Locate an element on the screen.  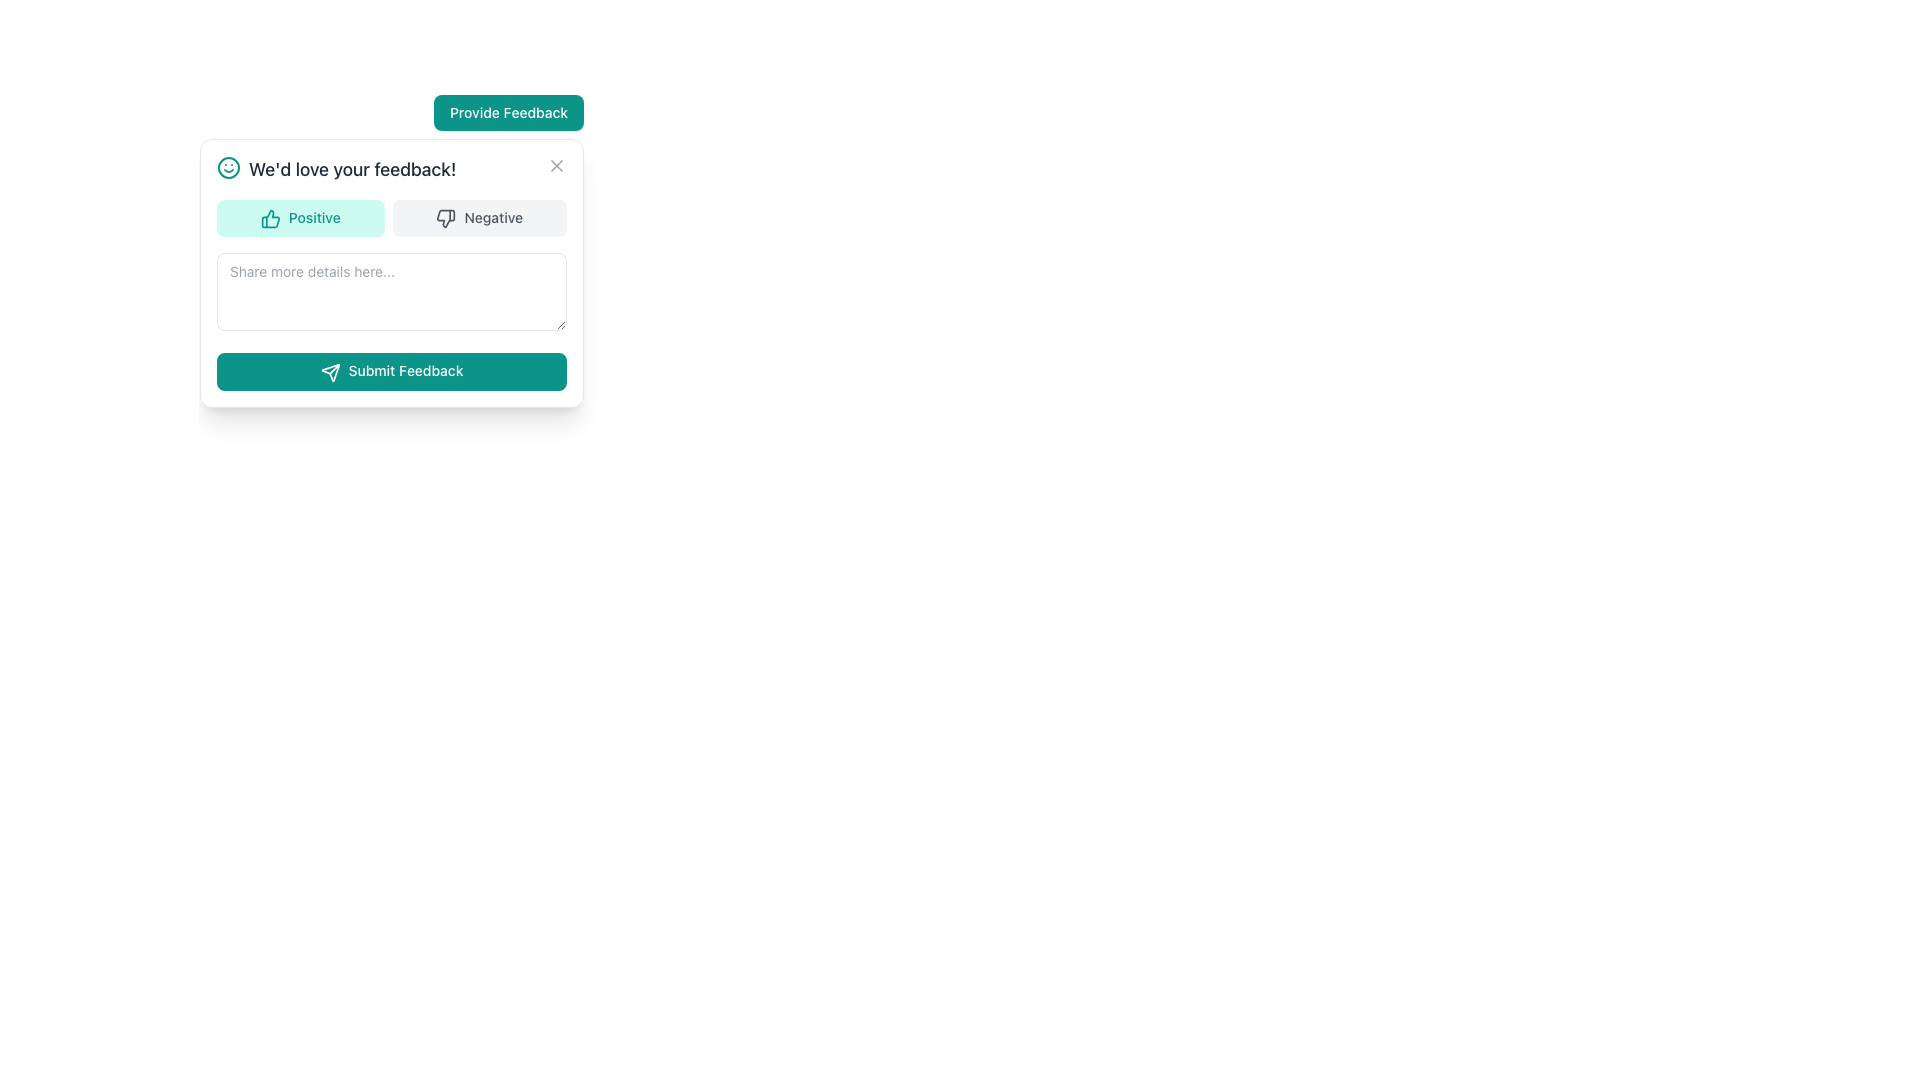
the green-stroke circular outline SVG element that is part of the smiley face icon in the 'We'd love your feedback!' dialog box is located at coordinates (229, 167).